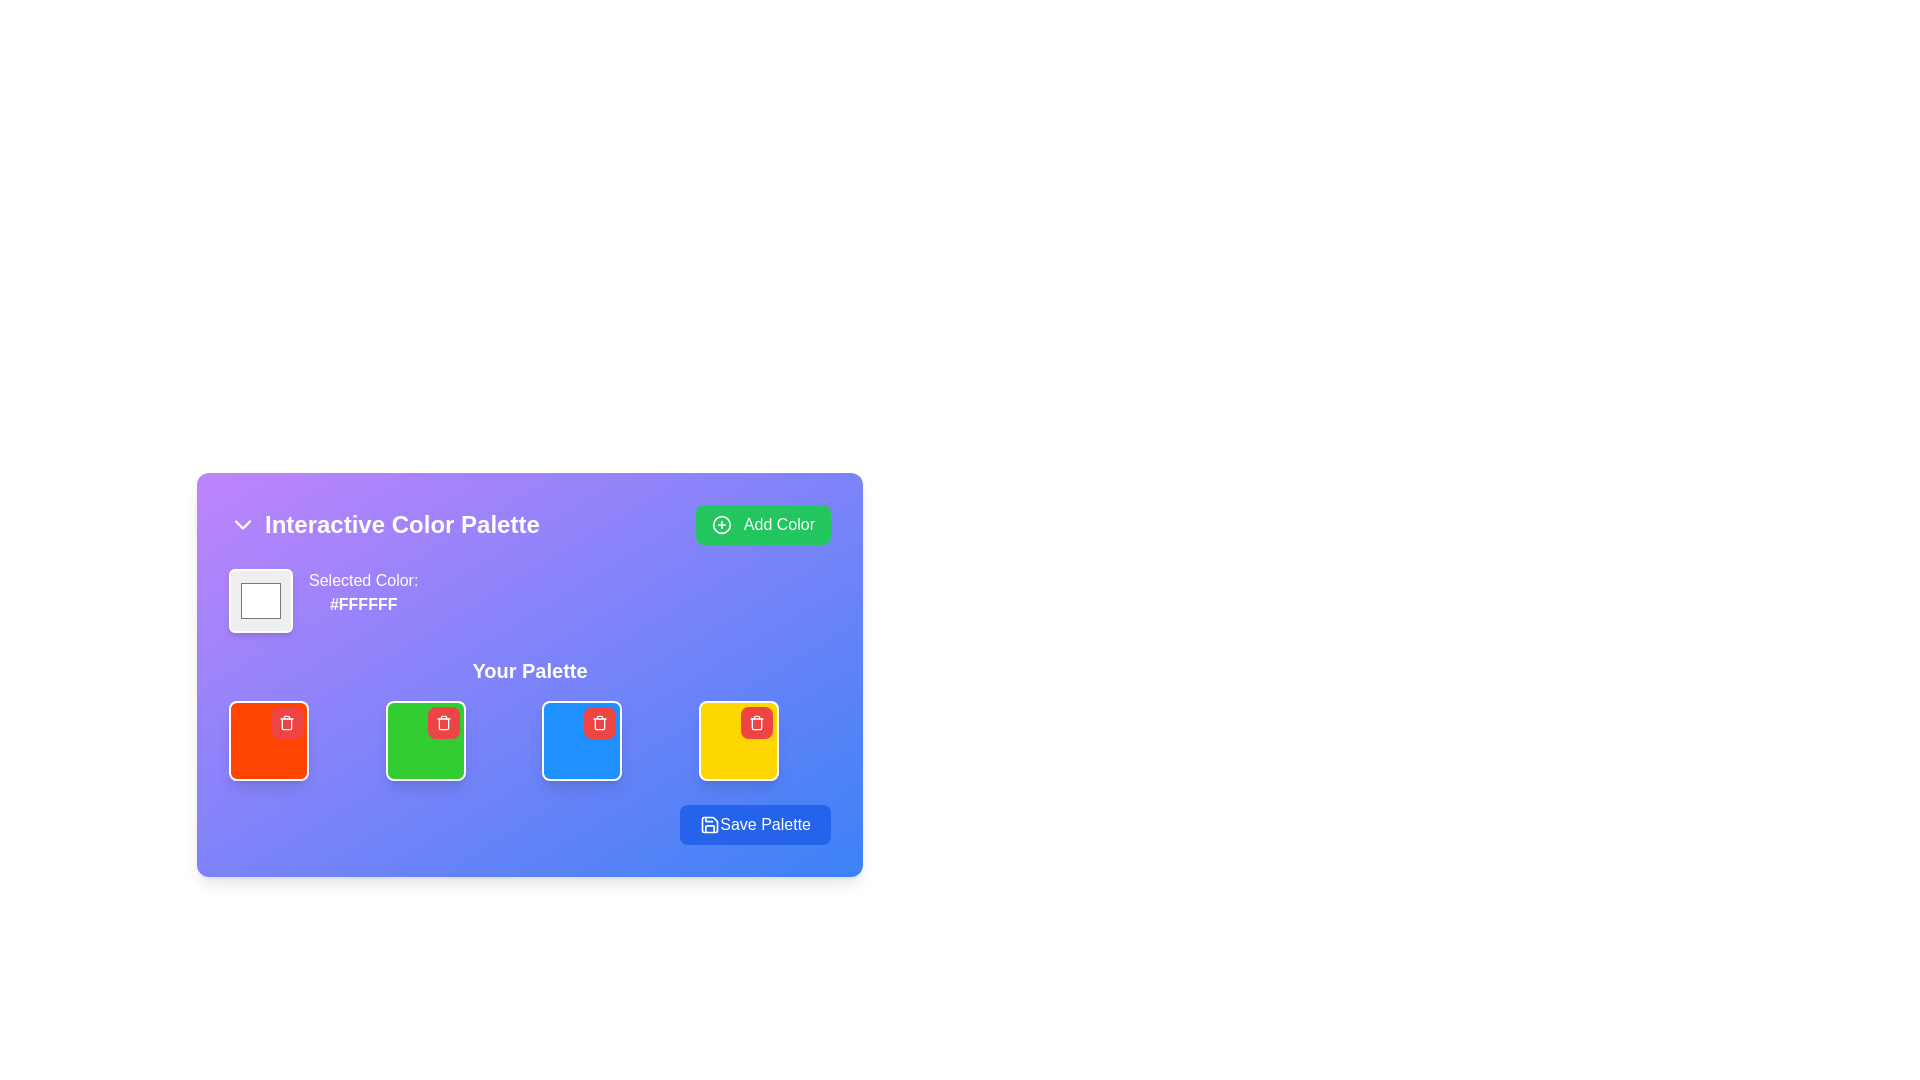  I want to click on the color square in the palette, which is the second square from the left under 'Your Palette', so click(424, 740).